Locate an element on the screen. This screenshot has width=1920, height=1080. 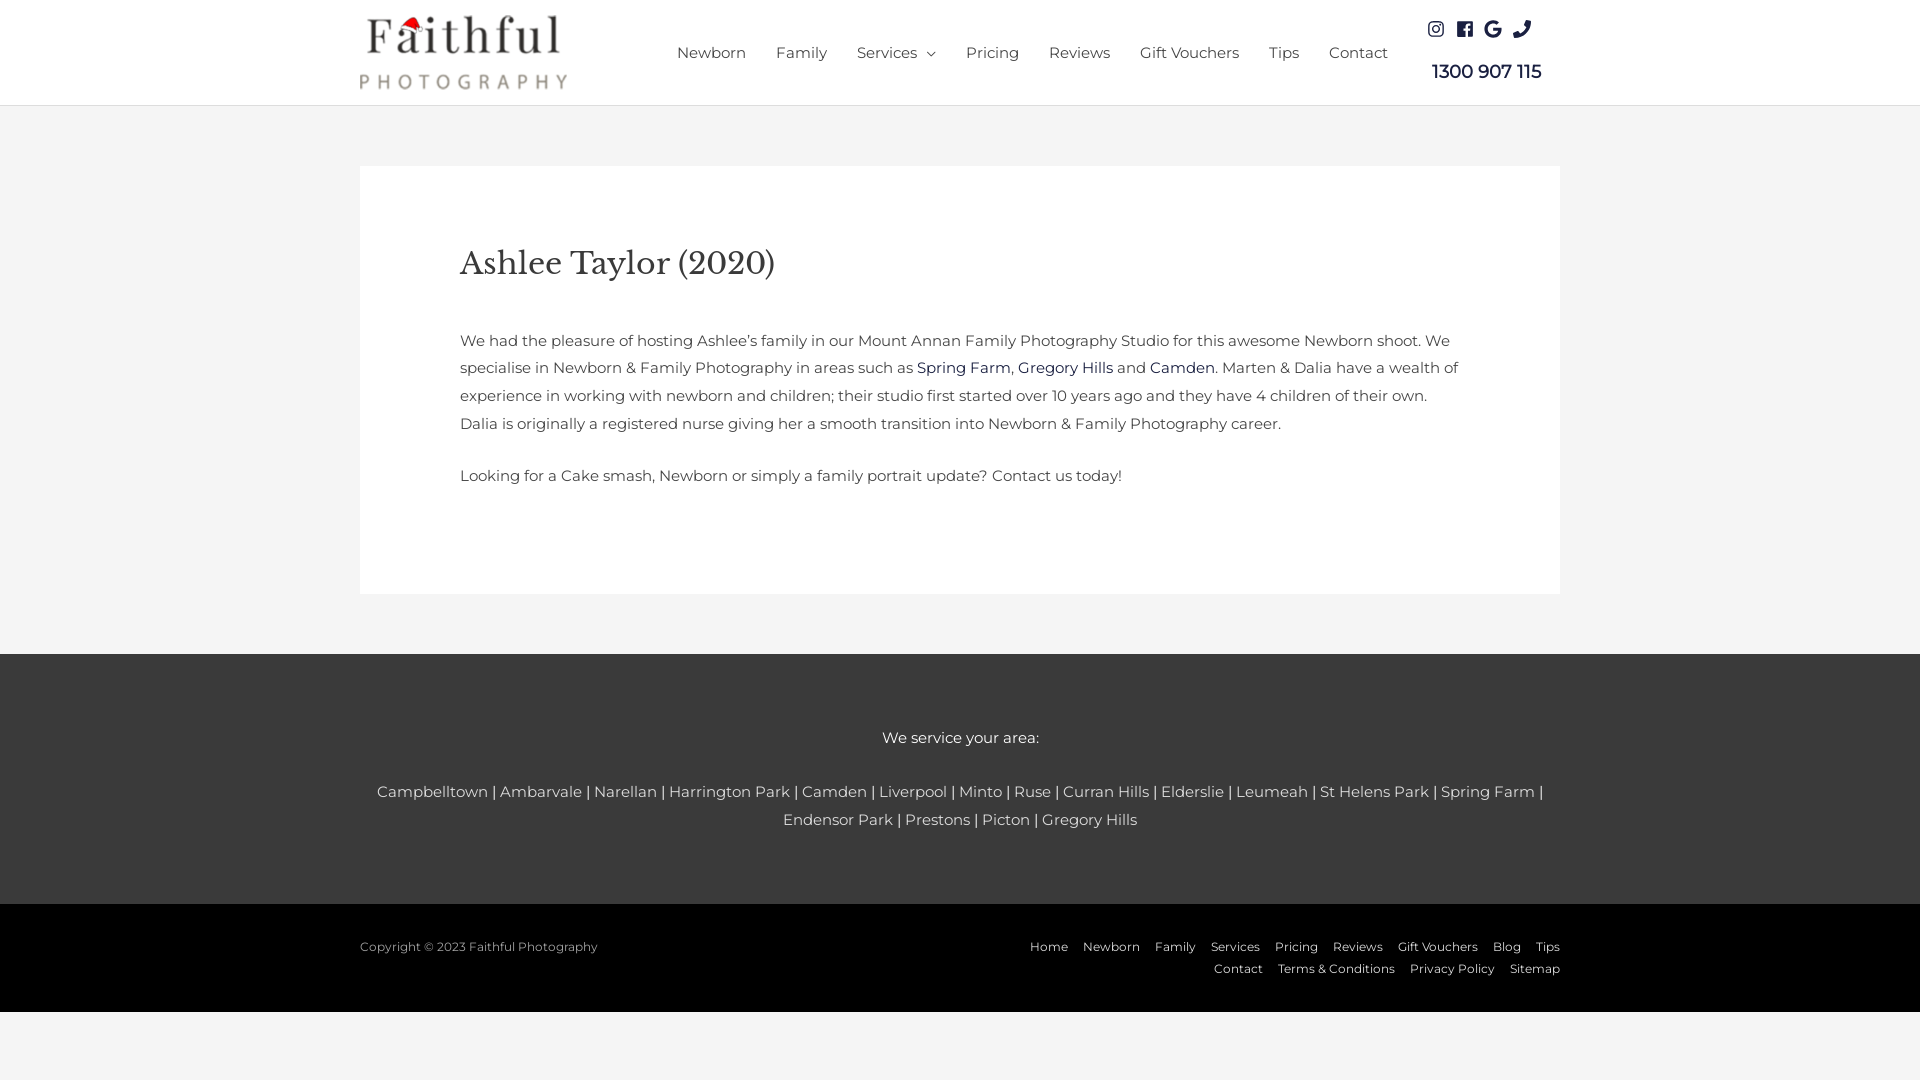
'Elderslie' is located at coordinates (1192, 790).